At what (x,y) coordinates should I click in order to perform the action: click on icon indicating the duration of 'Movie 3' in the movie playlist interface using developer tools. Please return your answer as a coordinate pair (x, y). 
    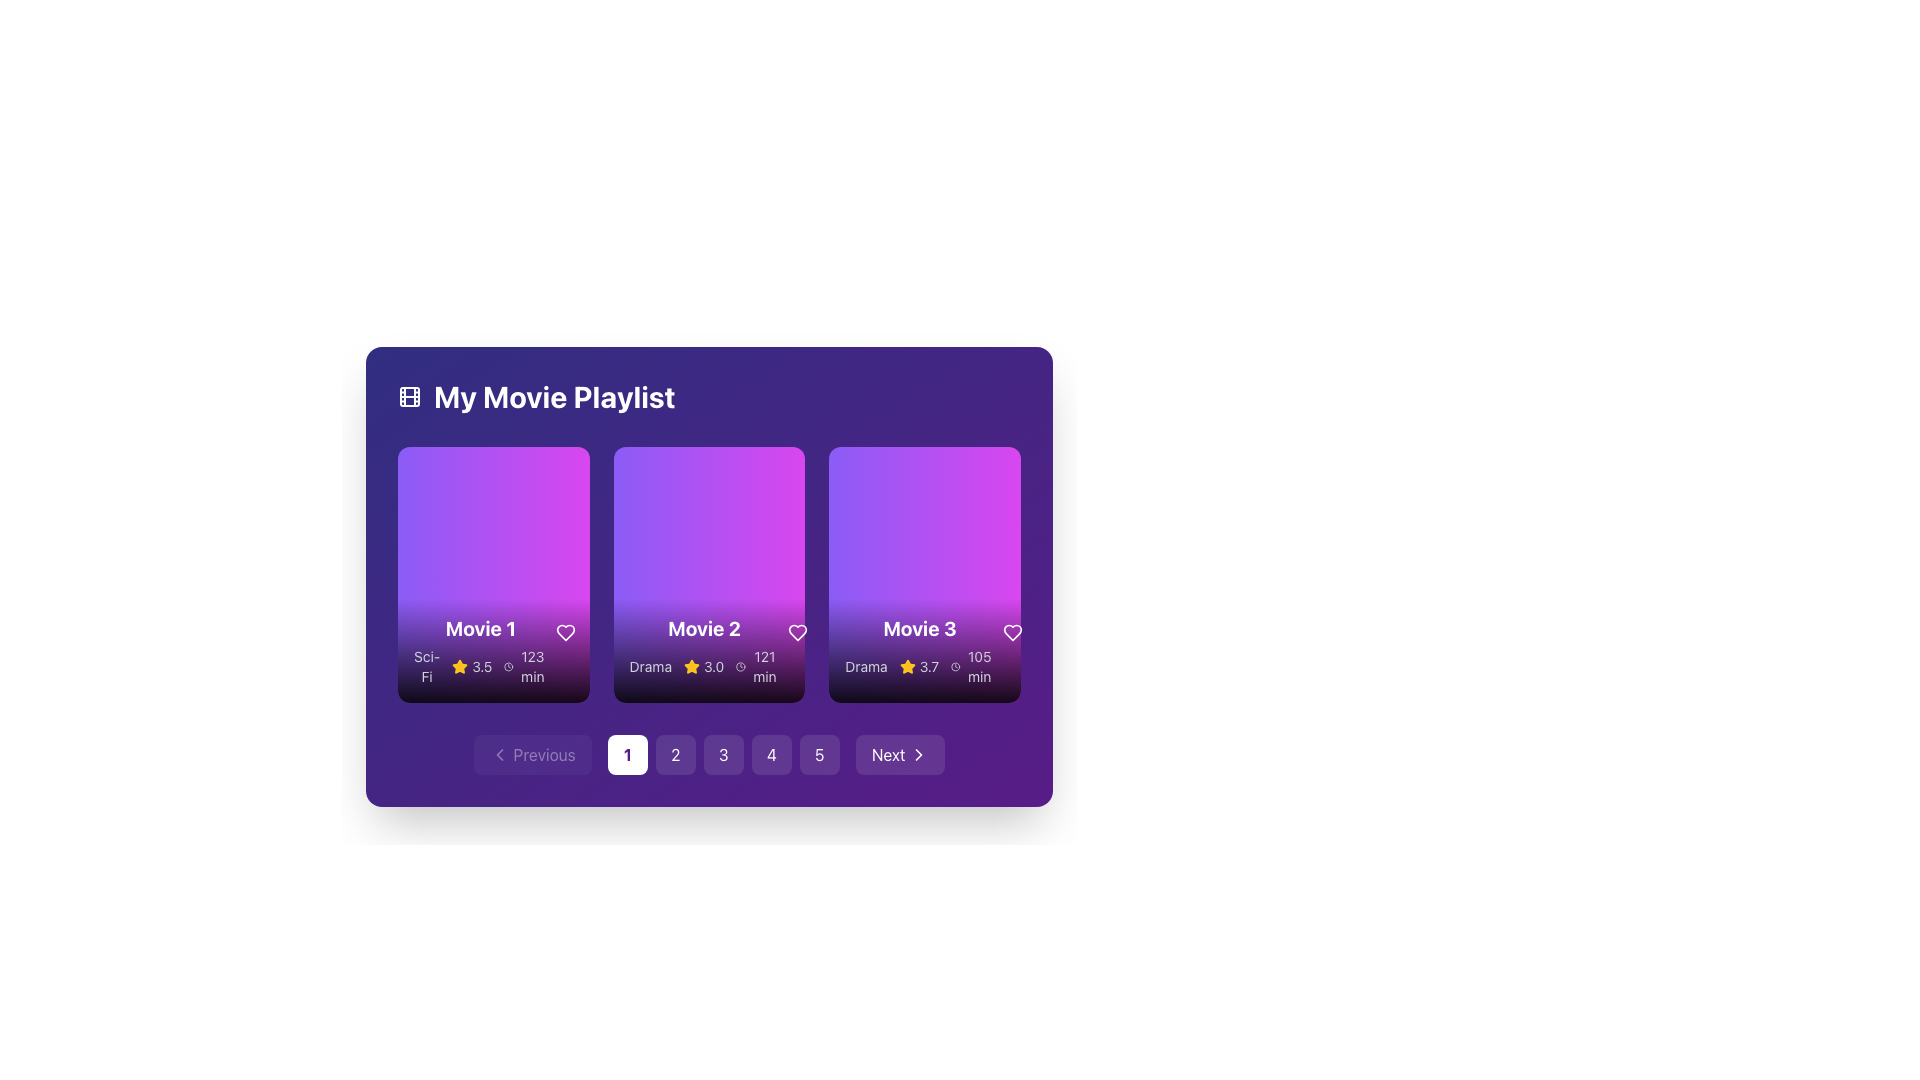
    Looking at the image, I should click on (954, 667).